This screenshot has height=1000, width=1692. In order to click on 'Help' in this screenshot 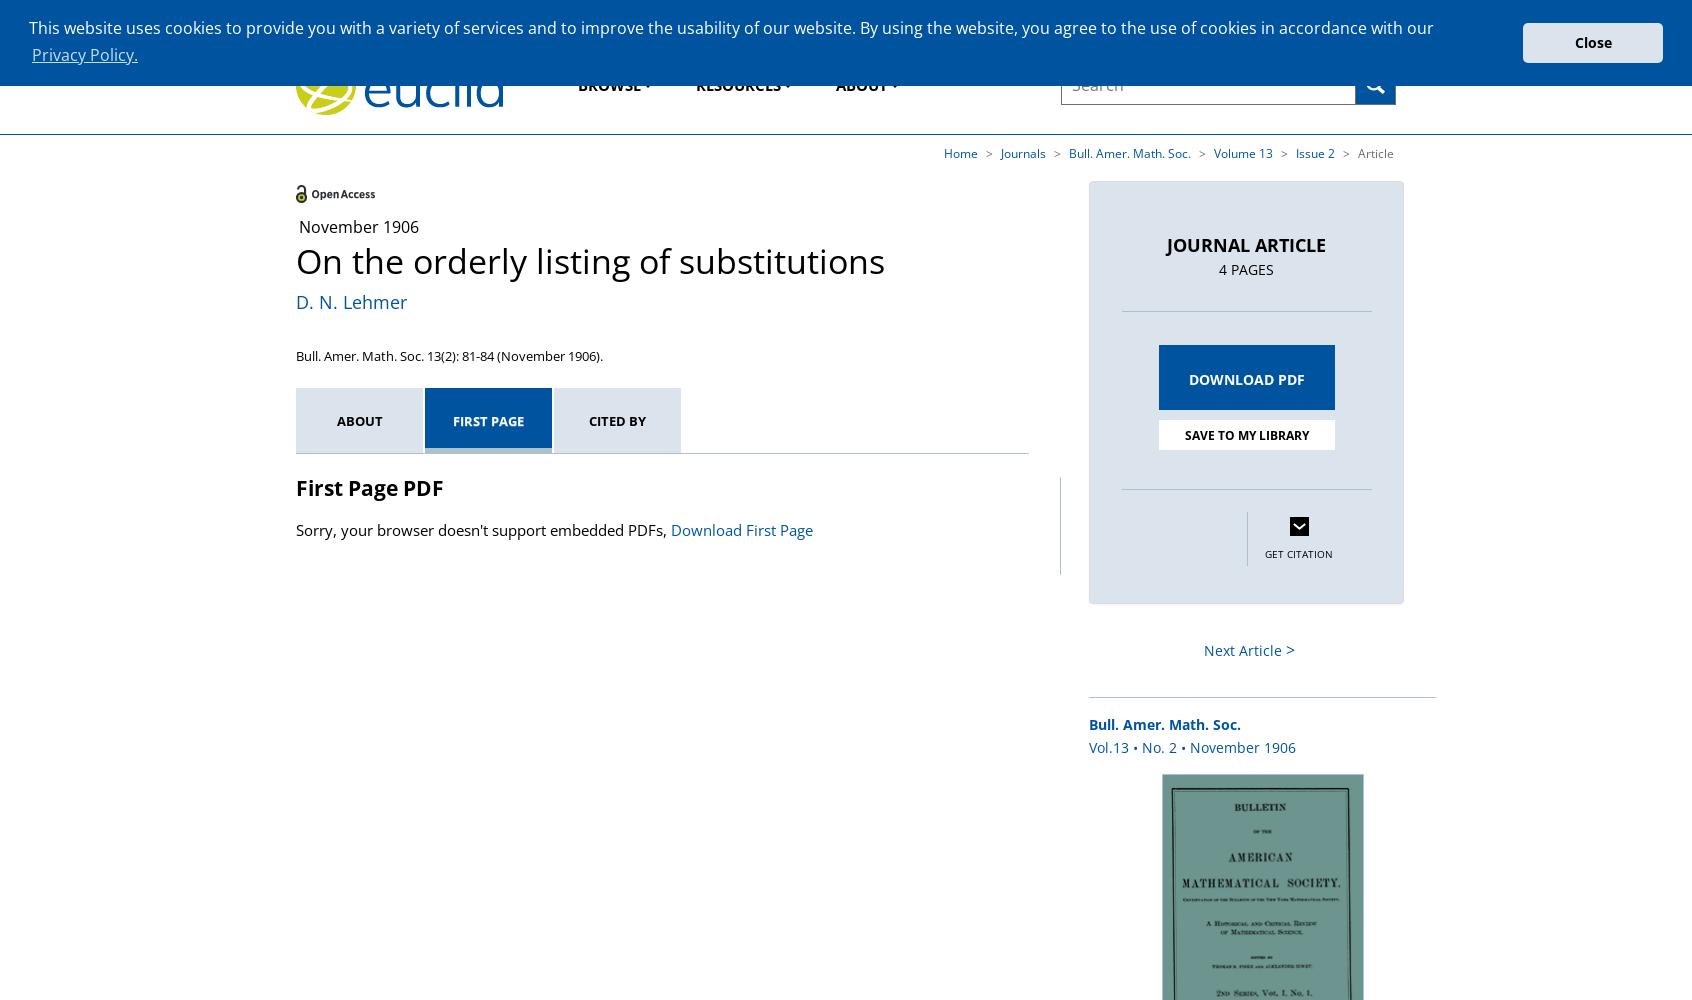, I will do `click(1382, 17)`.